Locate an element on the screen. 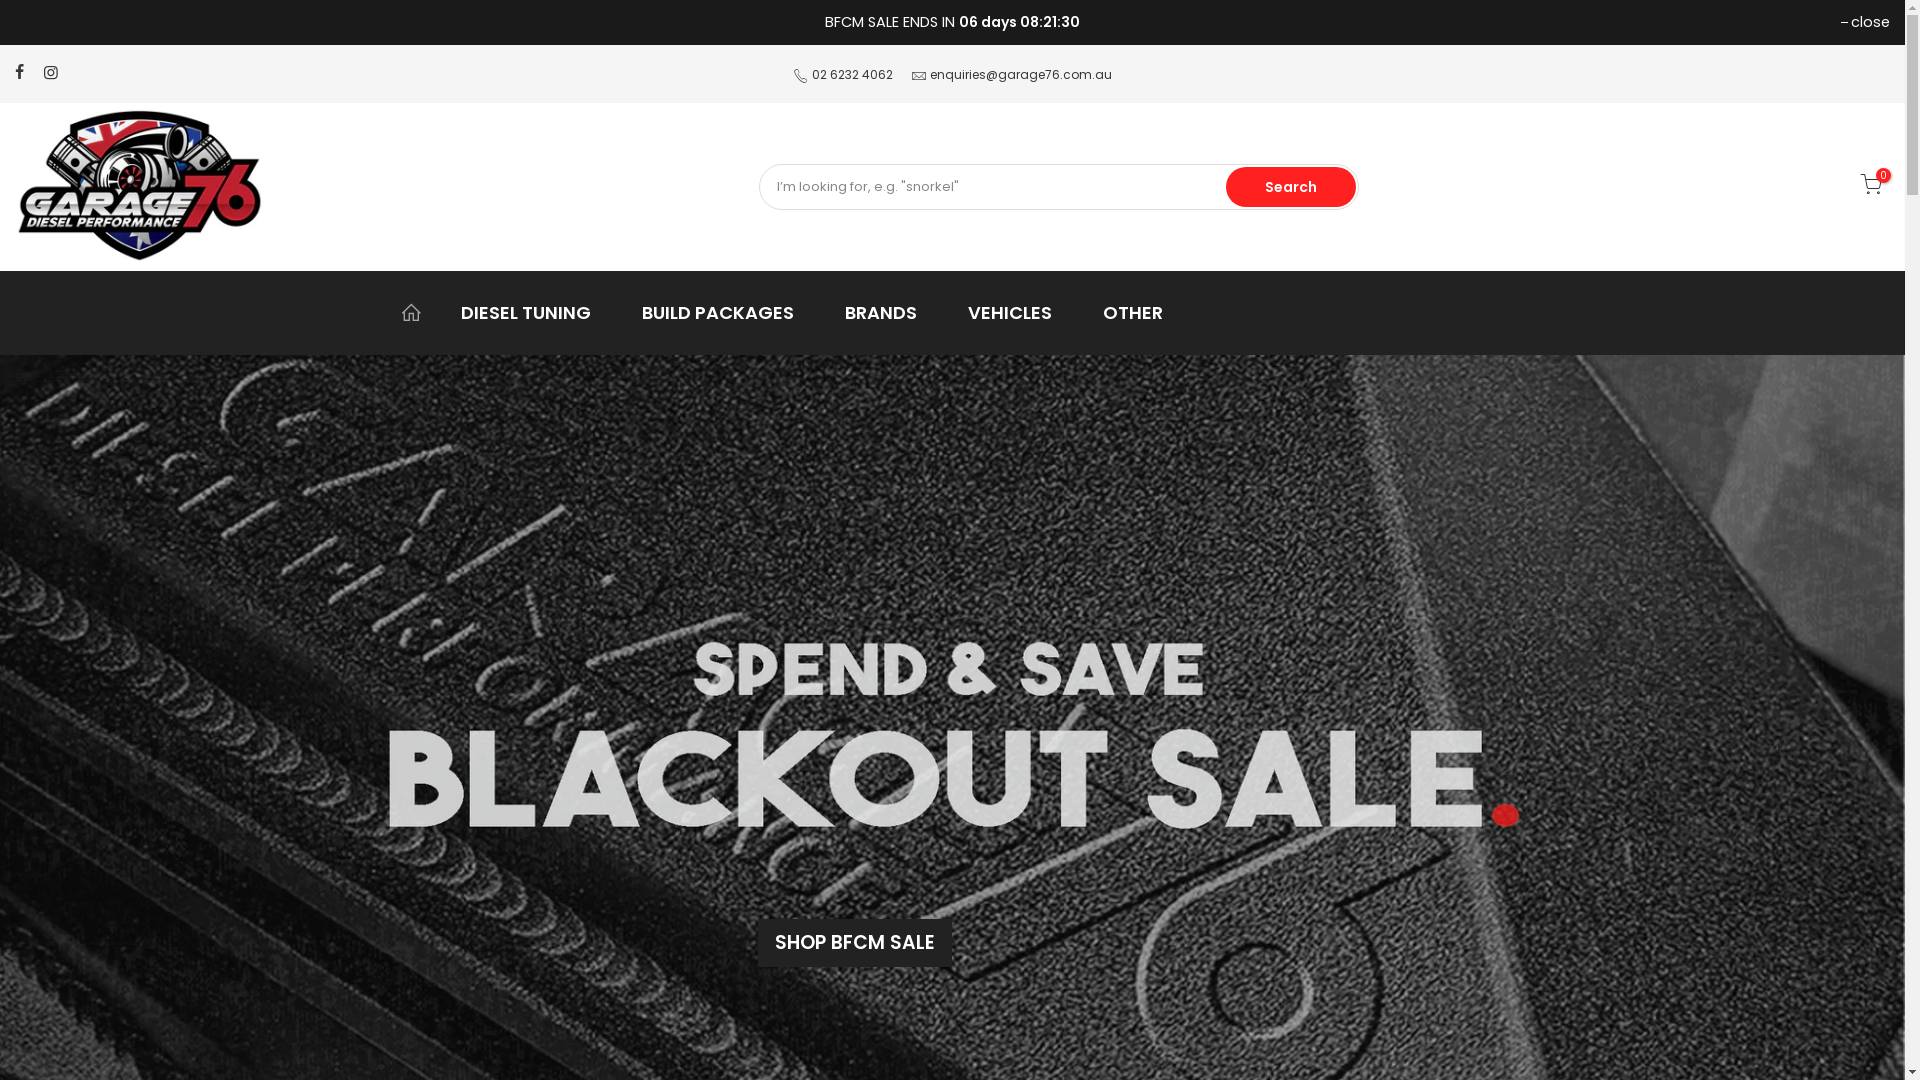  'BRANDS' is located at coordinates (888, 312).